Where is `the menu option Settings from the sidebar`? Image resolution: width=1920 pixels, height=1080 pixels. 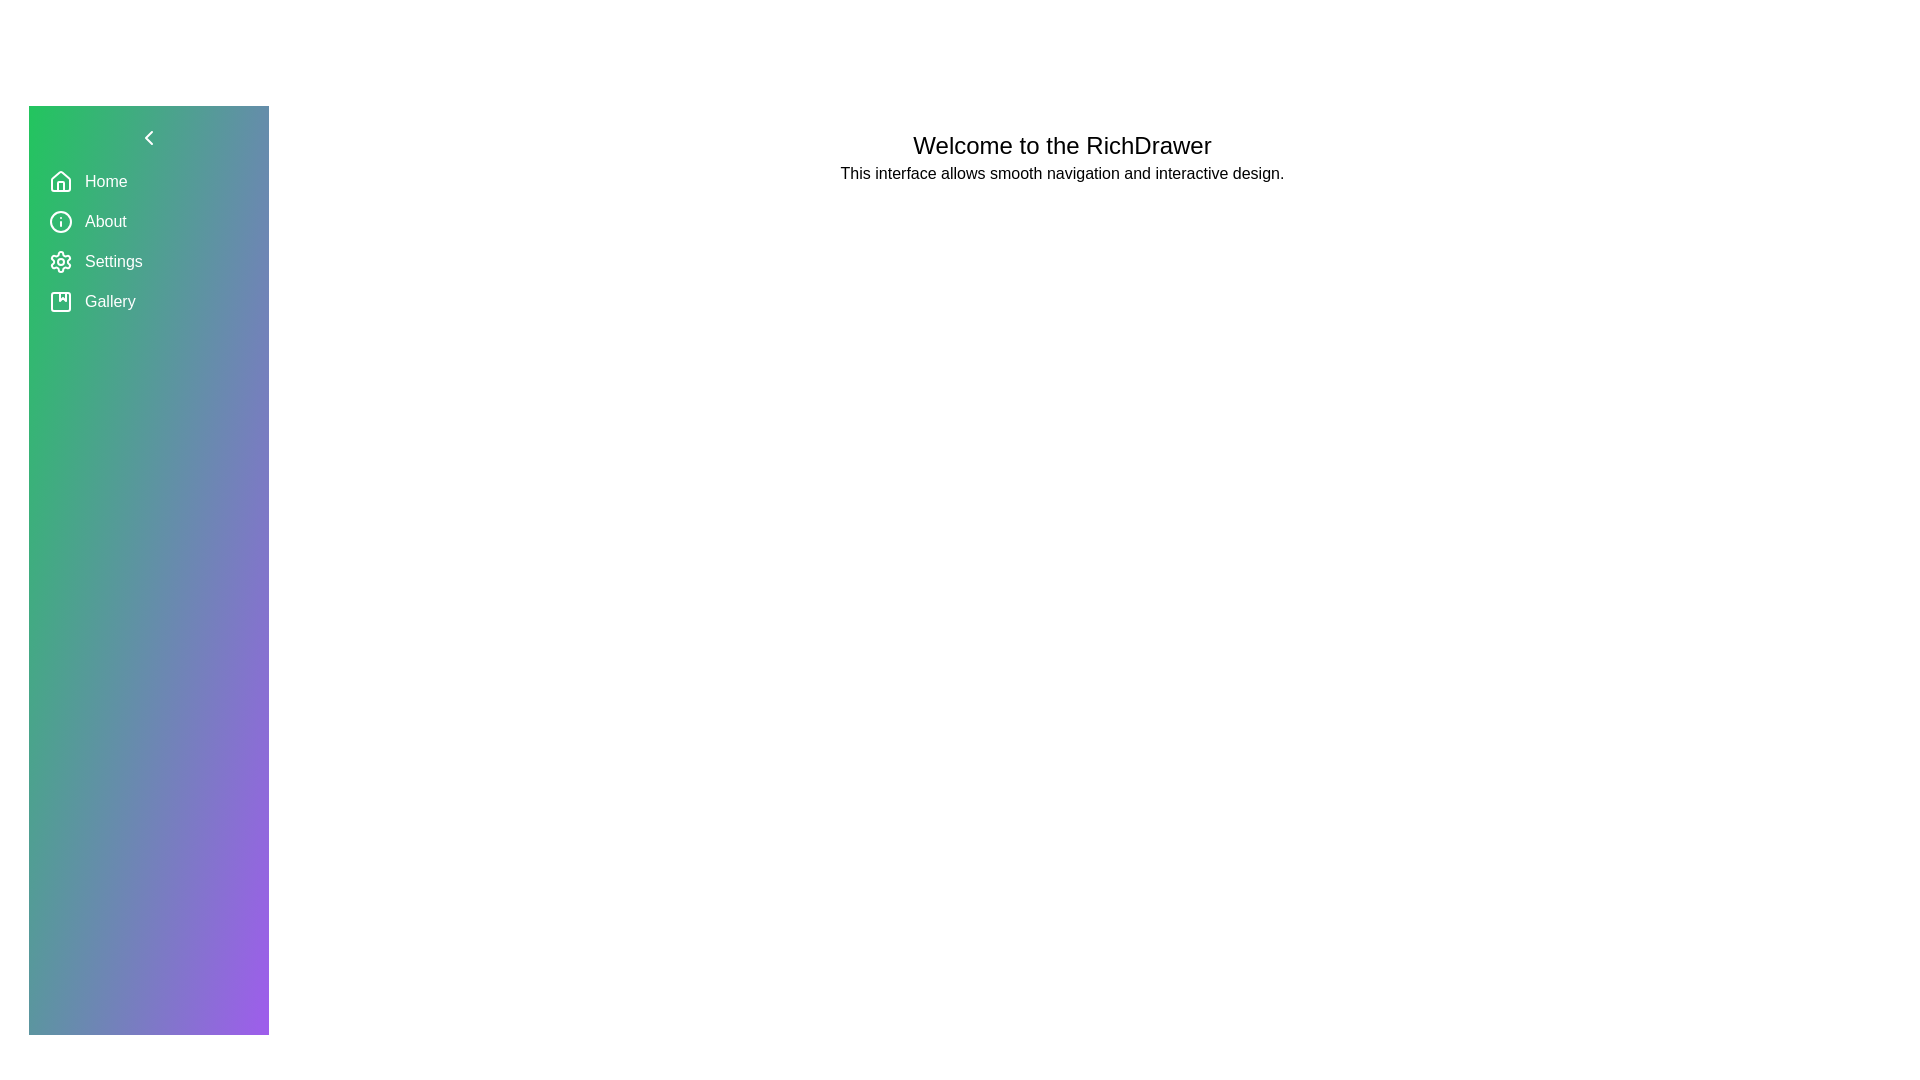
the menu option Settings from the sidebar is located at coordinates (147, 261).